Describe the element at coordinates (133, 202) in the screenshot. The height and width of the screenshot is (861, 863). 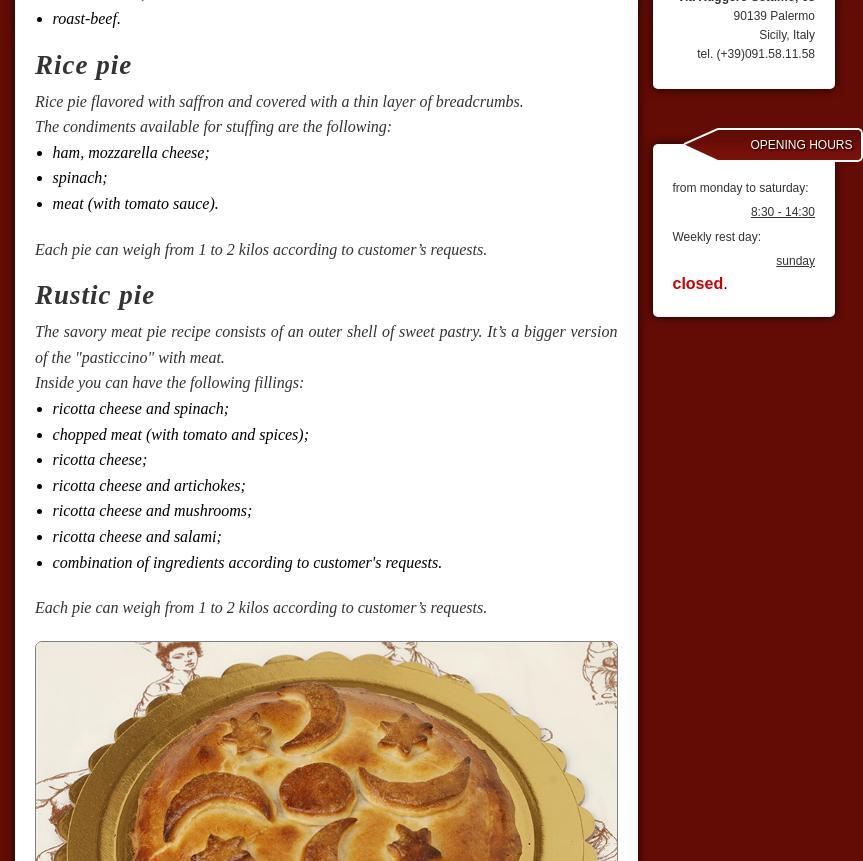
I see `'meat (with tomato sauce).'` at that location.